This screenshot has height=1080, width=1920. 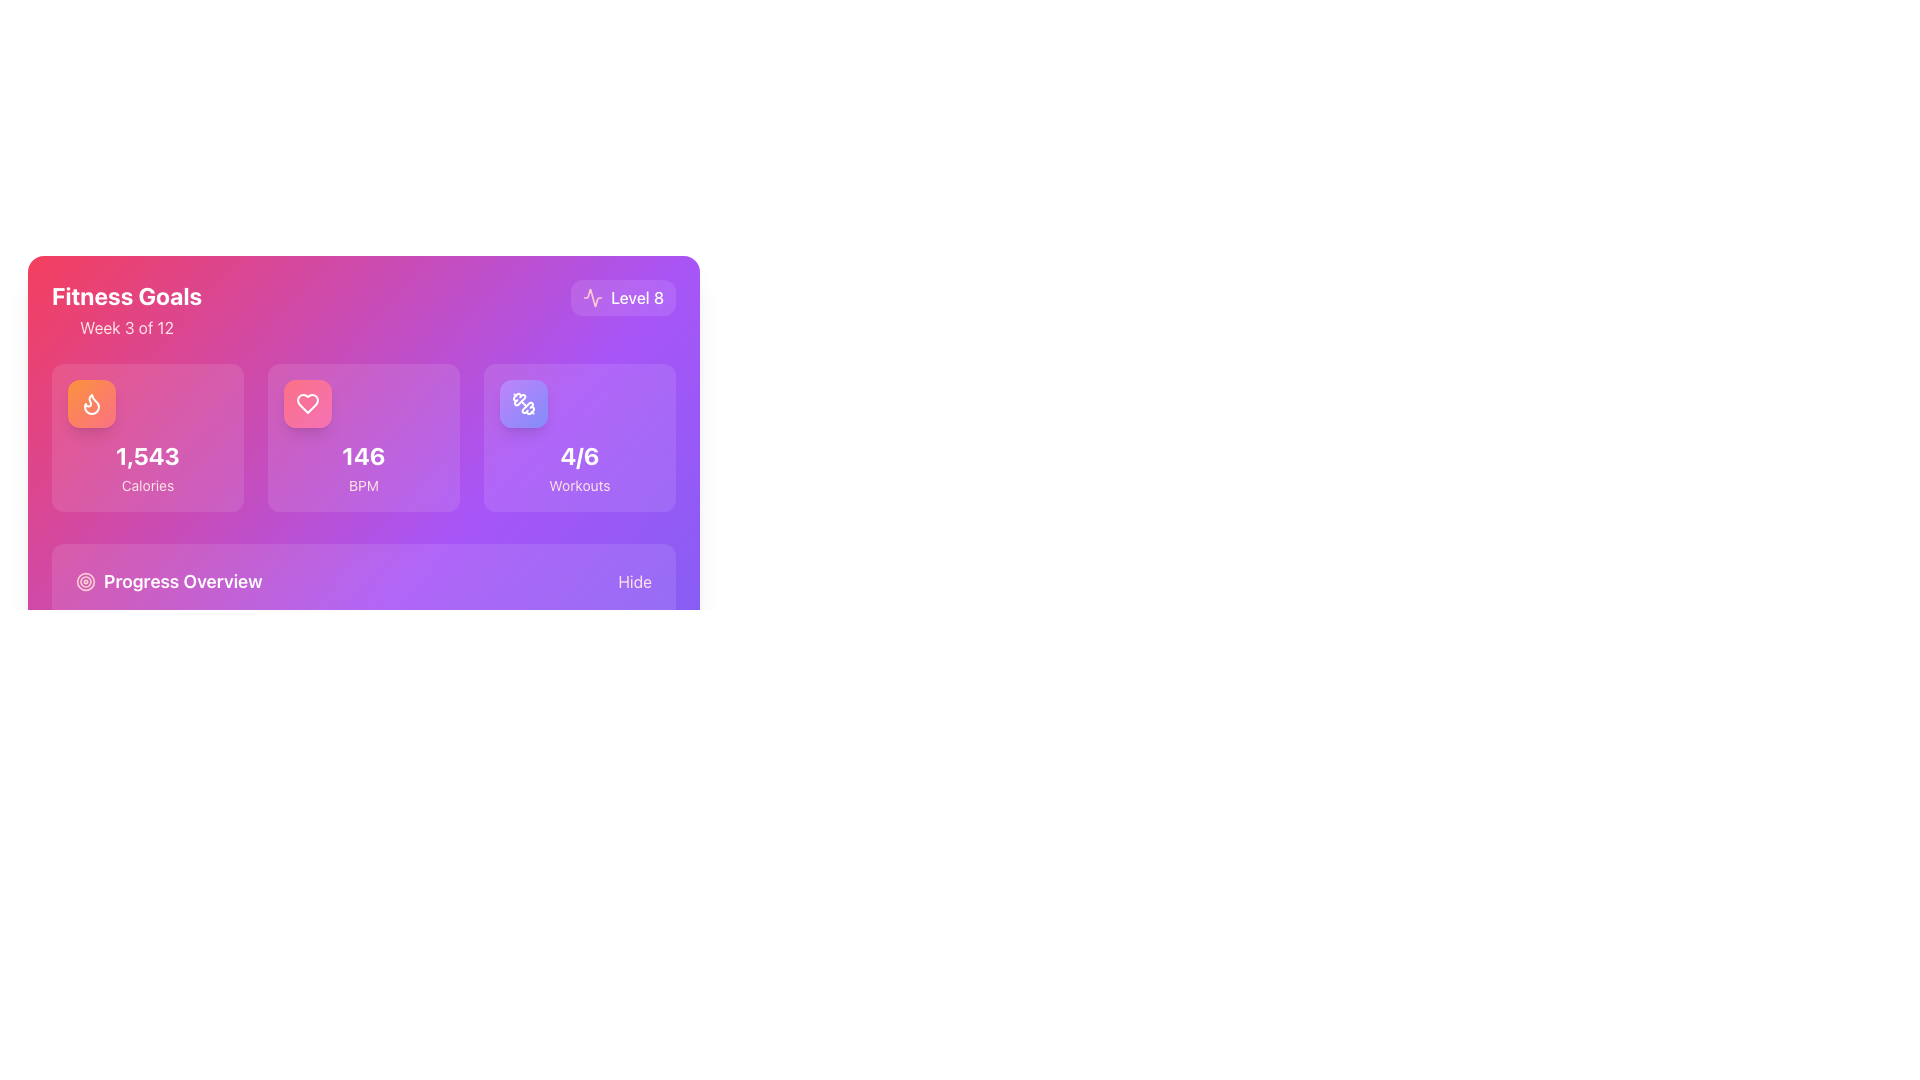 I want to click on the text label 'BPM' located directly beneath the bold numerical text '146' in the center panel of three horizontally aligned panels, so click(x=364, y=486).